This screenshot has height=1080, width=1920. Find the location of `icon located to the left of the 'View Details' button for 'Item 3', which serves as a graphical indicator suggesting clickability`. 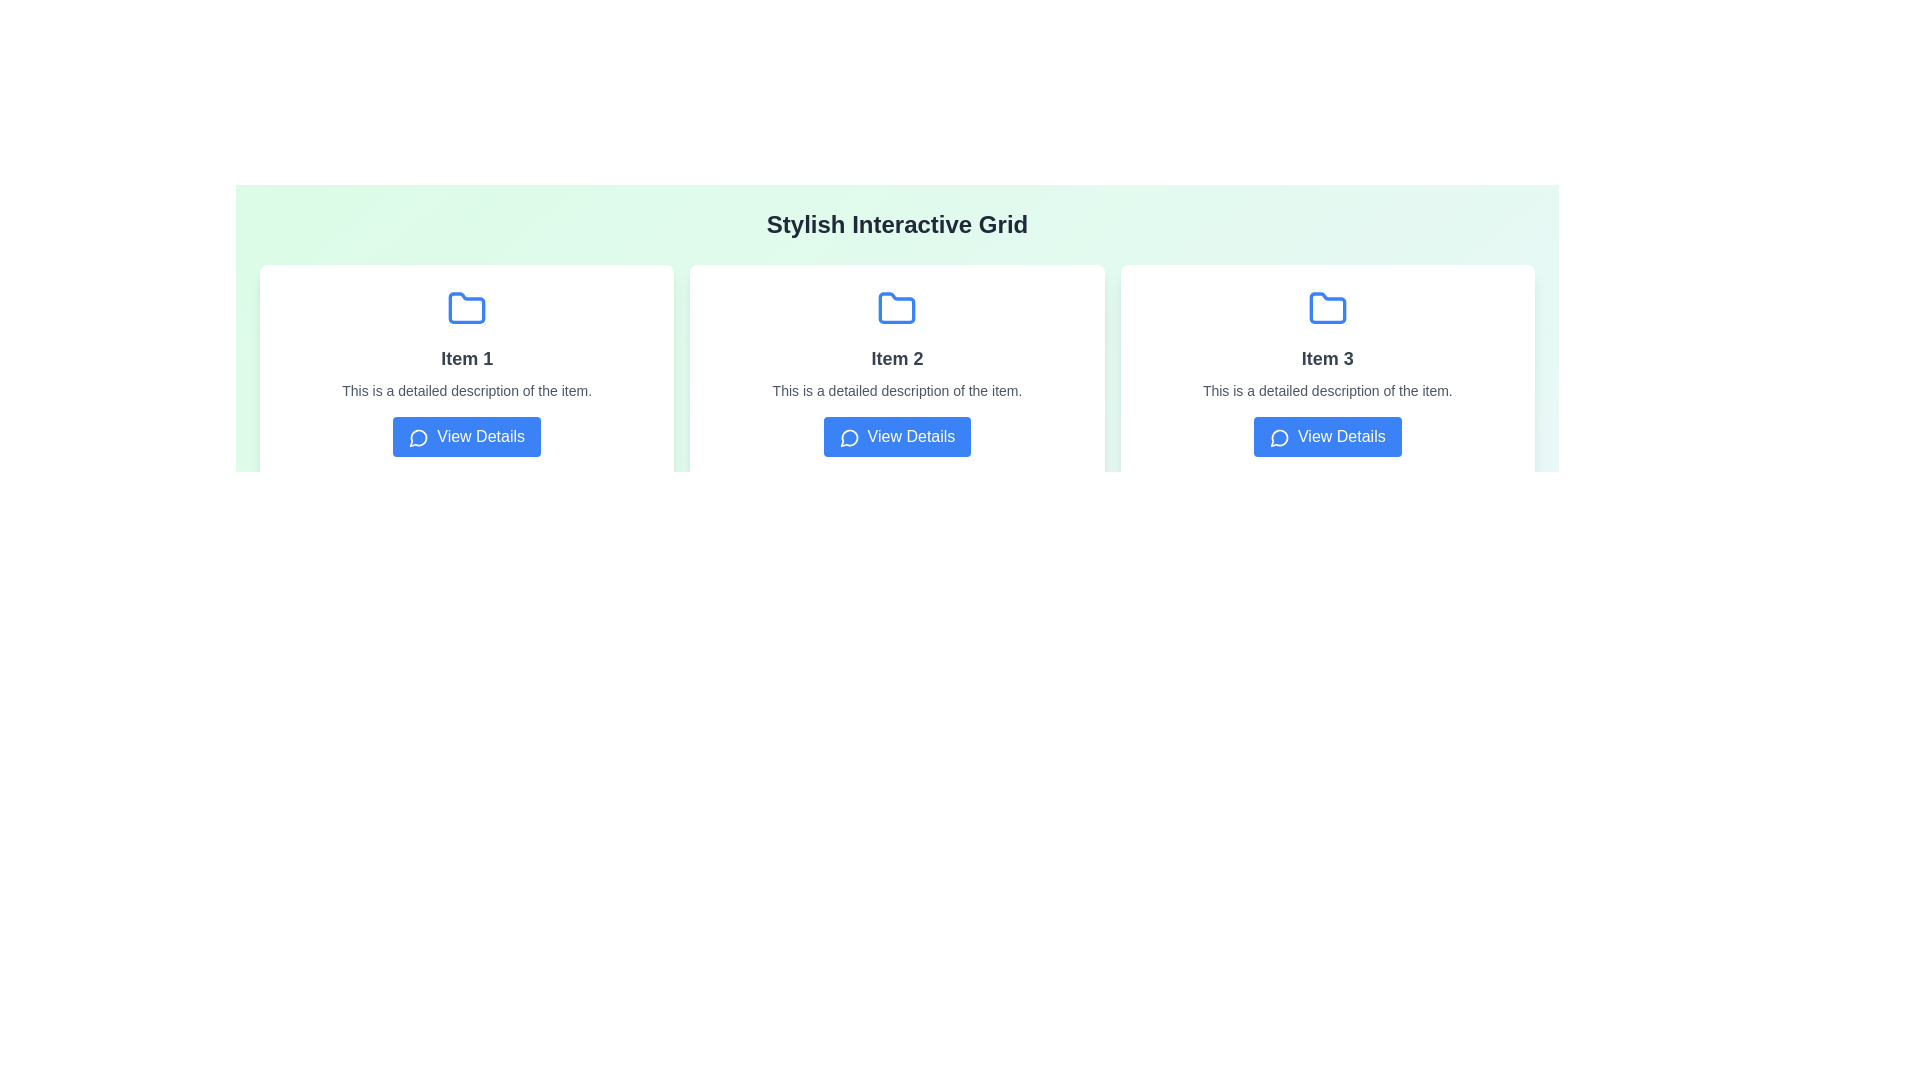

icon located to the left of the 'View Details' button for 'Item 3', which serves as a graphical indicator suggesting clickability is located at coordinates (1278, 436).